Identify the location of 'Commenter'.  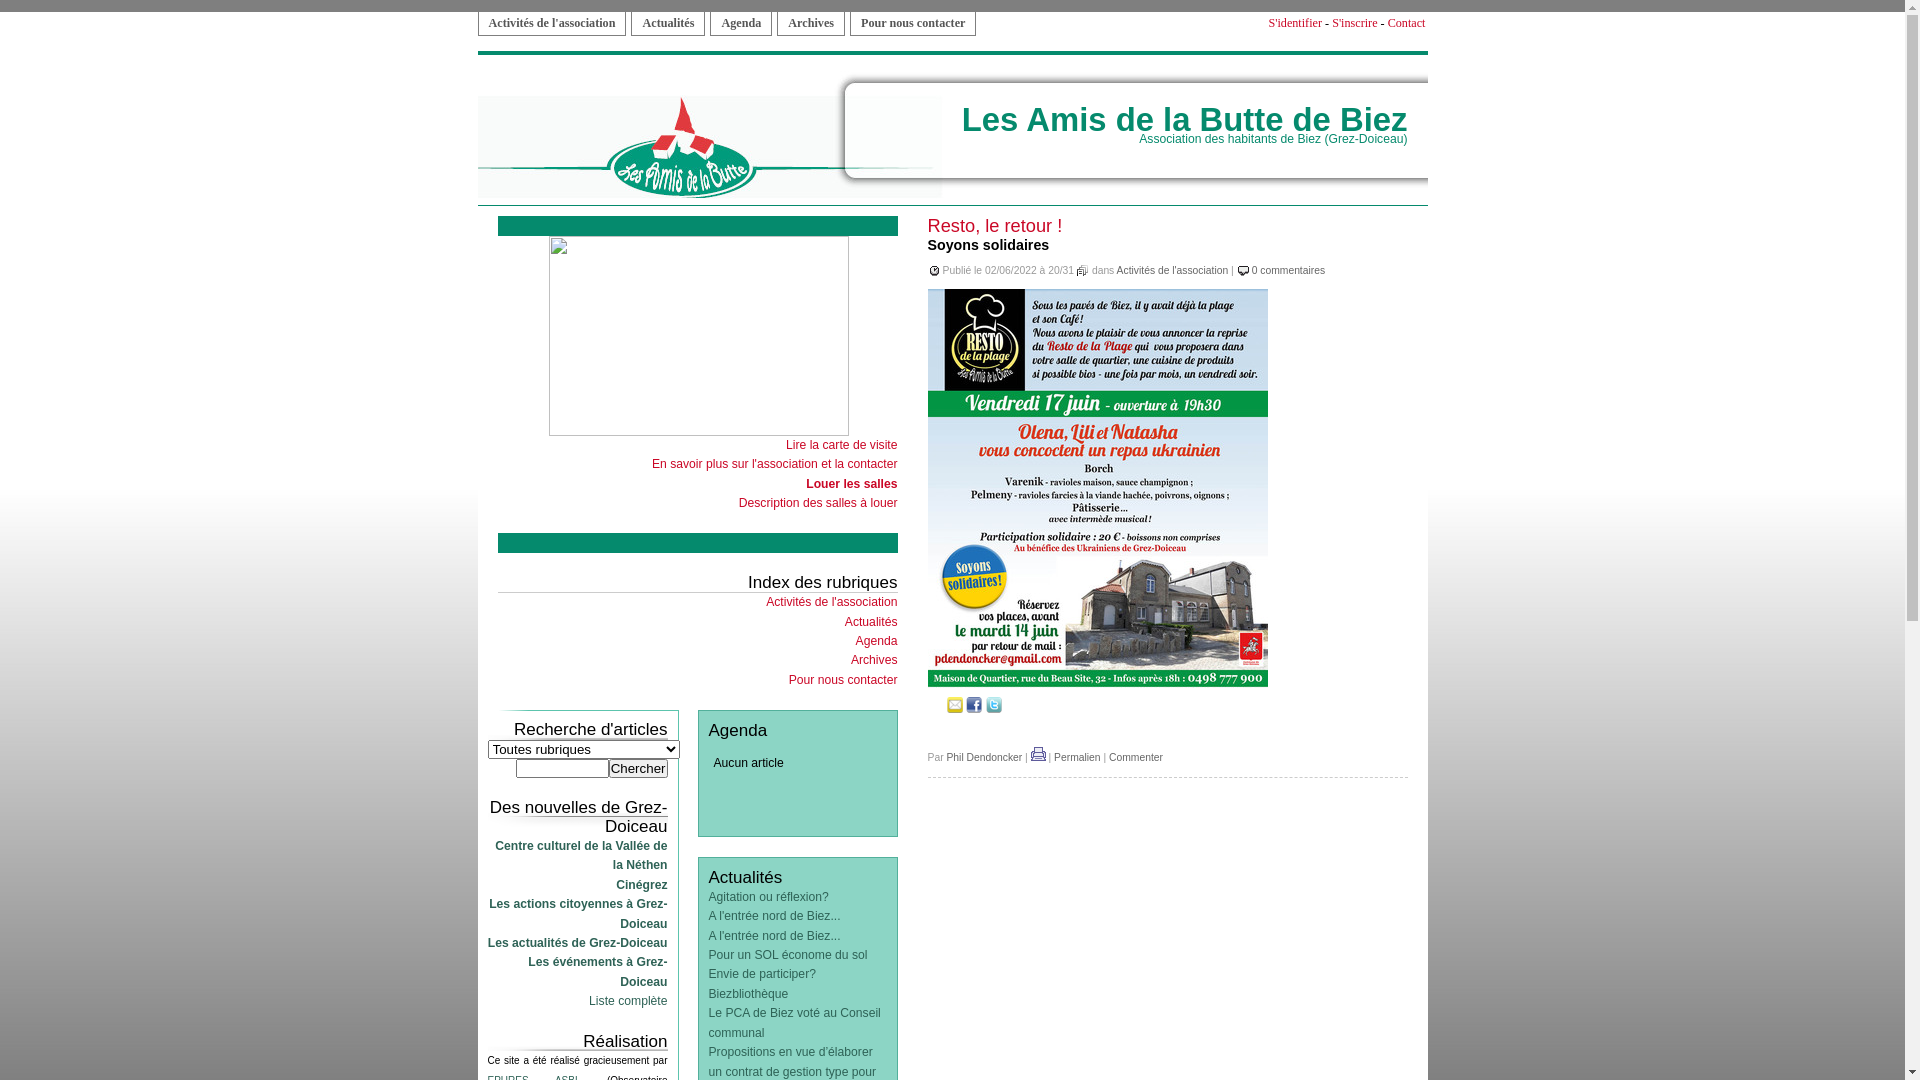
(1136, 757).